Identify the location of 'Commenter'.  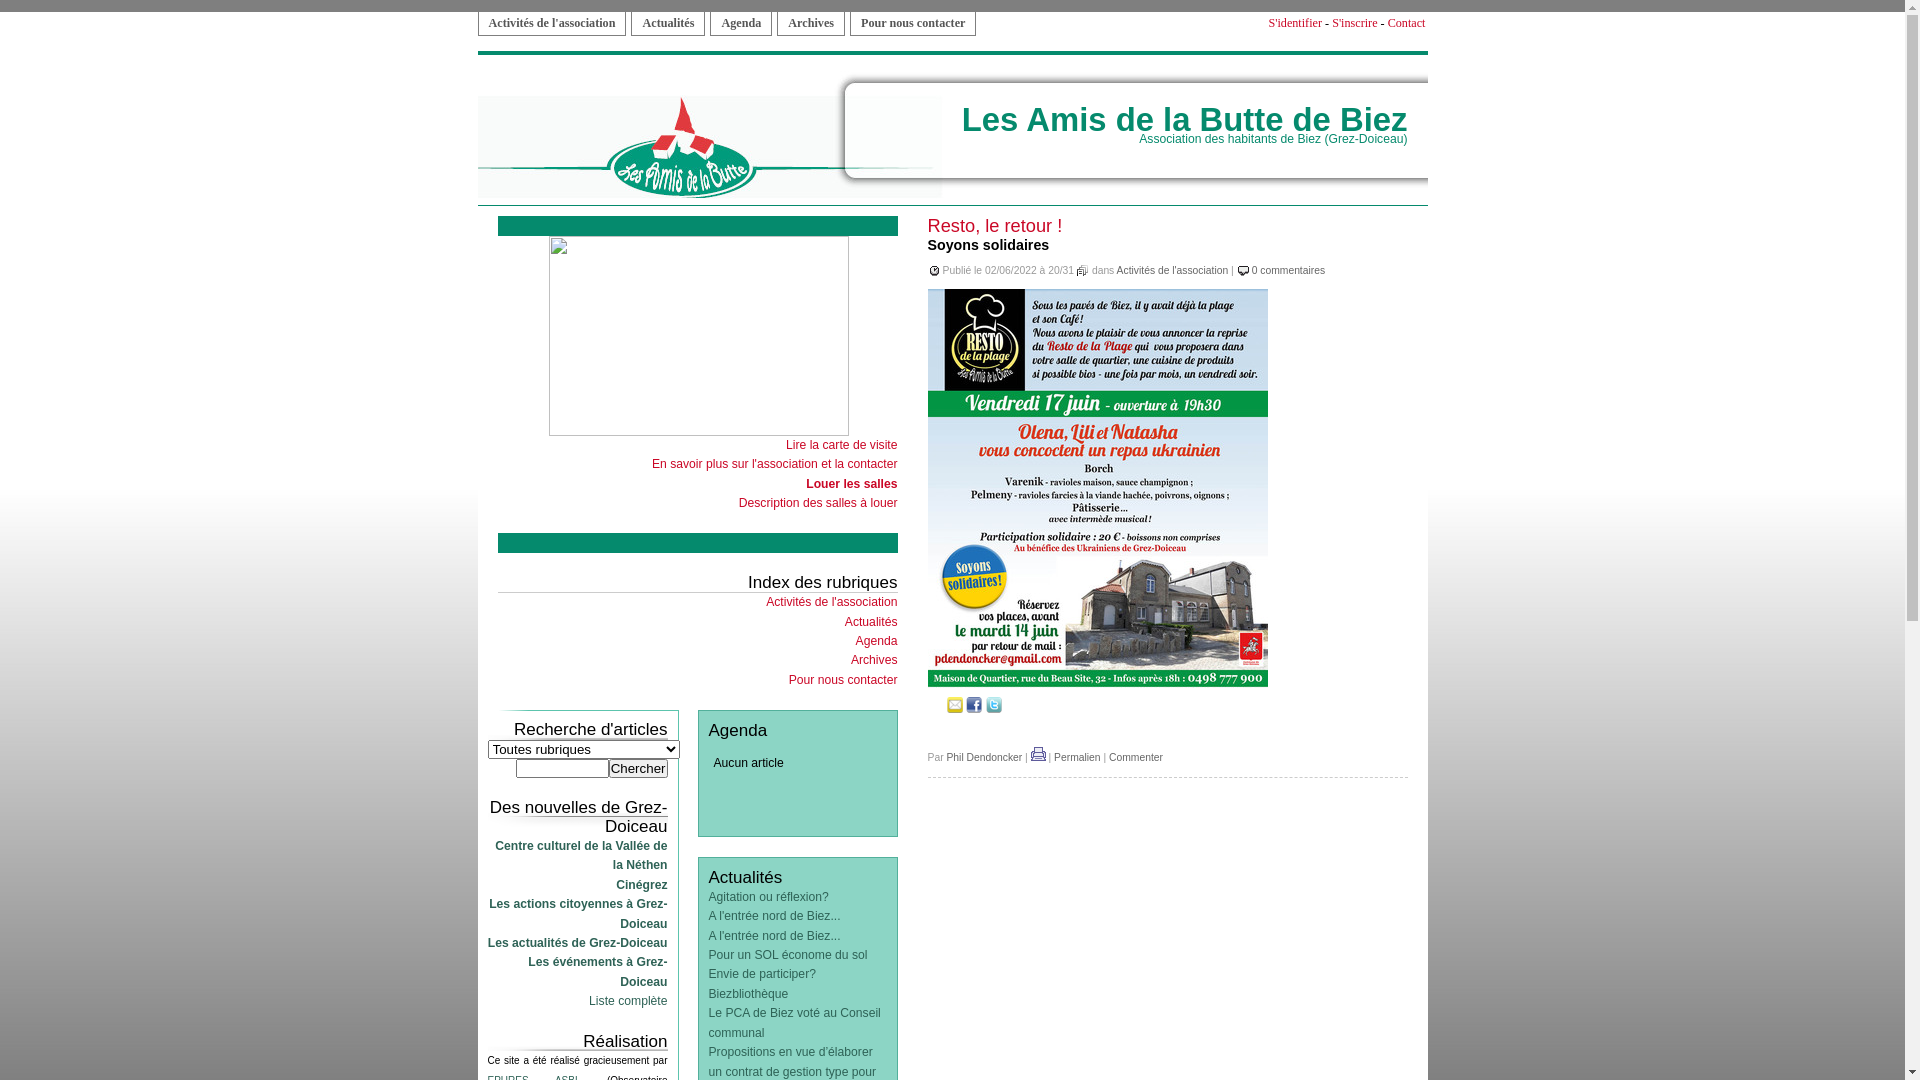
(1136, 757).